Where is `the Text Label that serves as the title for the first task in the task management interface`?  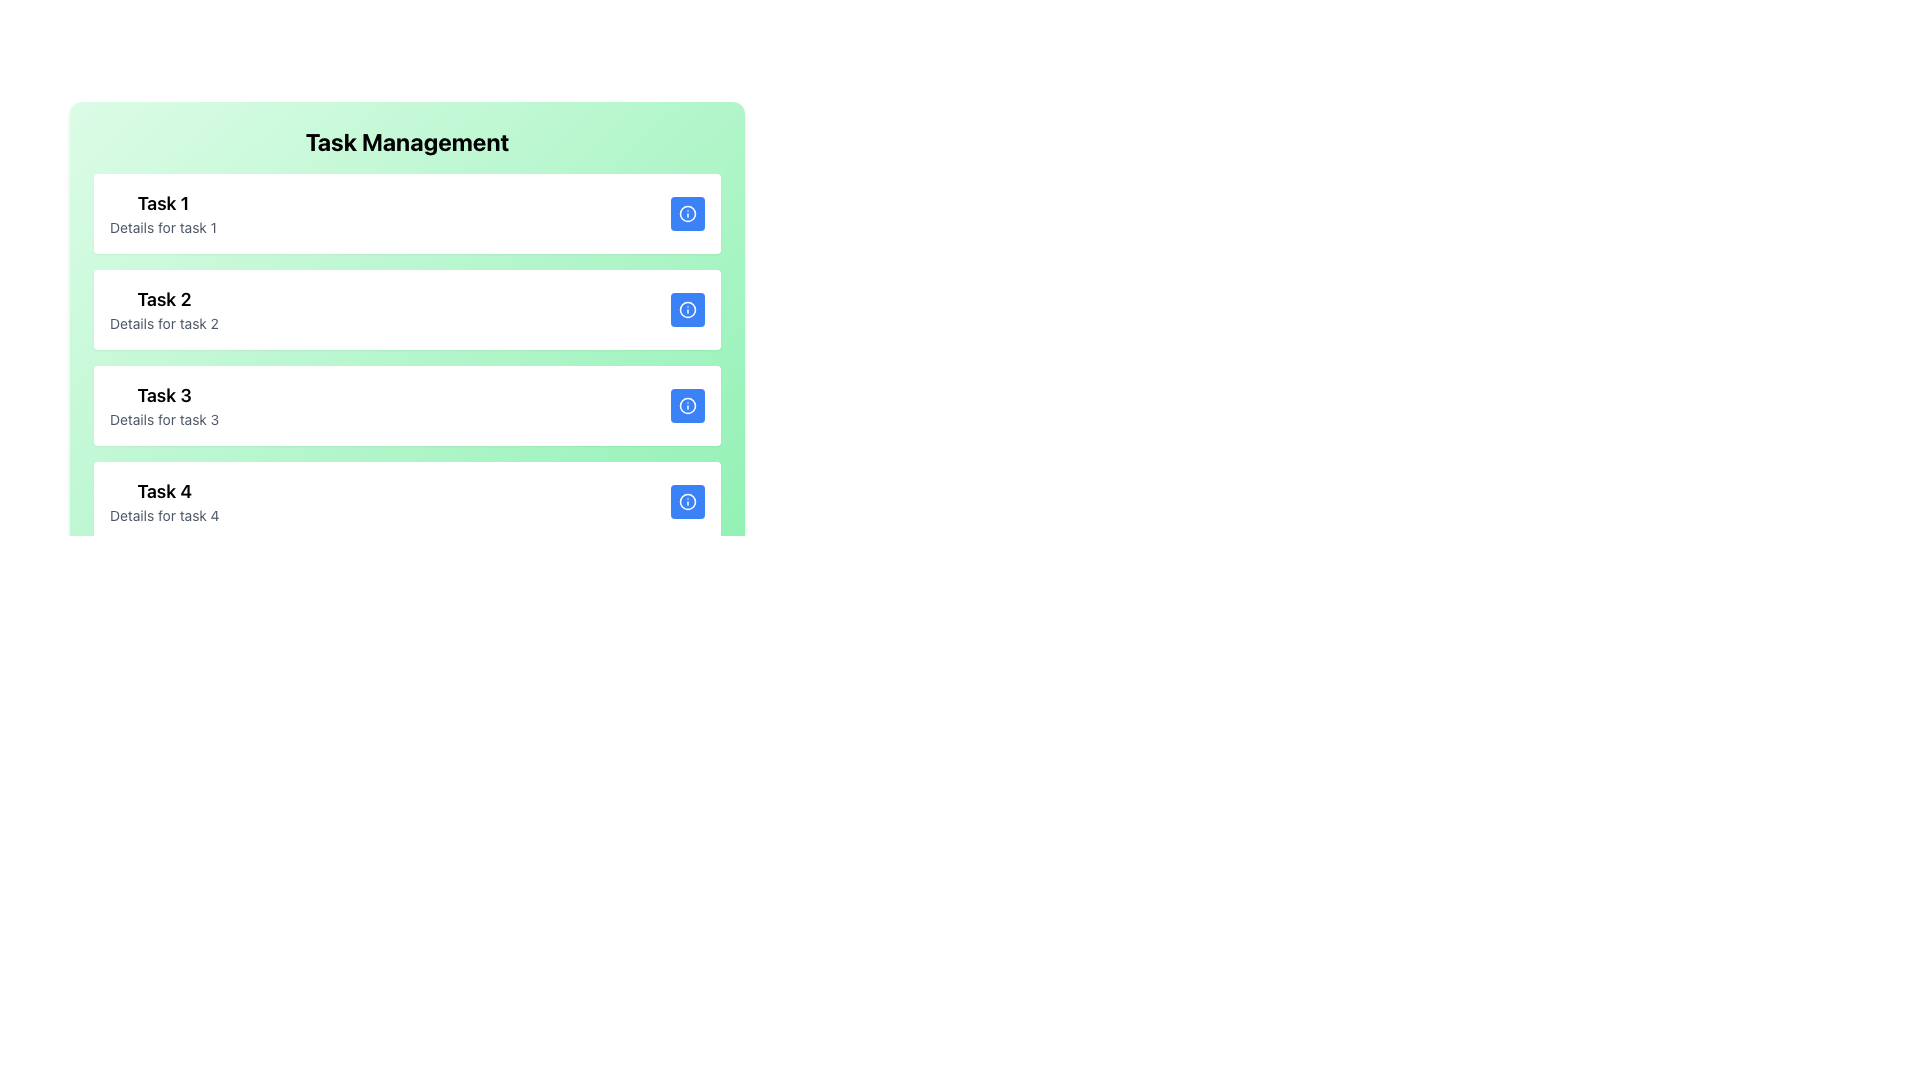 the Text Label that serves as the title for the first task in the task management interface is located at coordinates (163, 204).